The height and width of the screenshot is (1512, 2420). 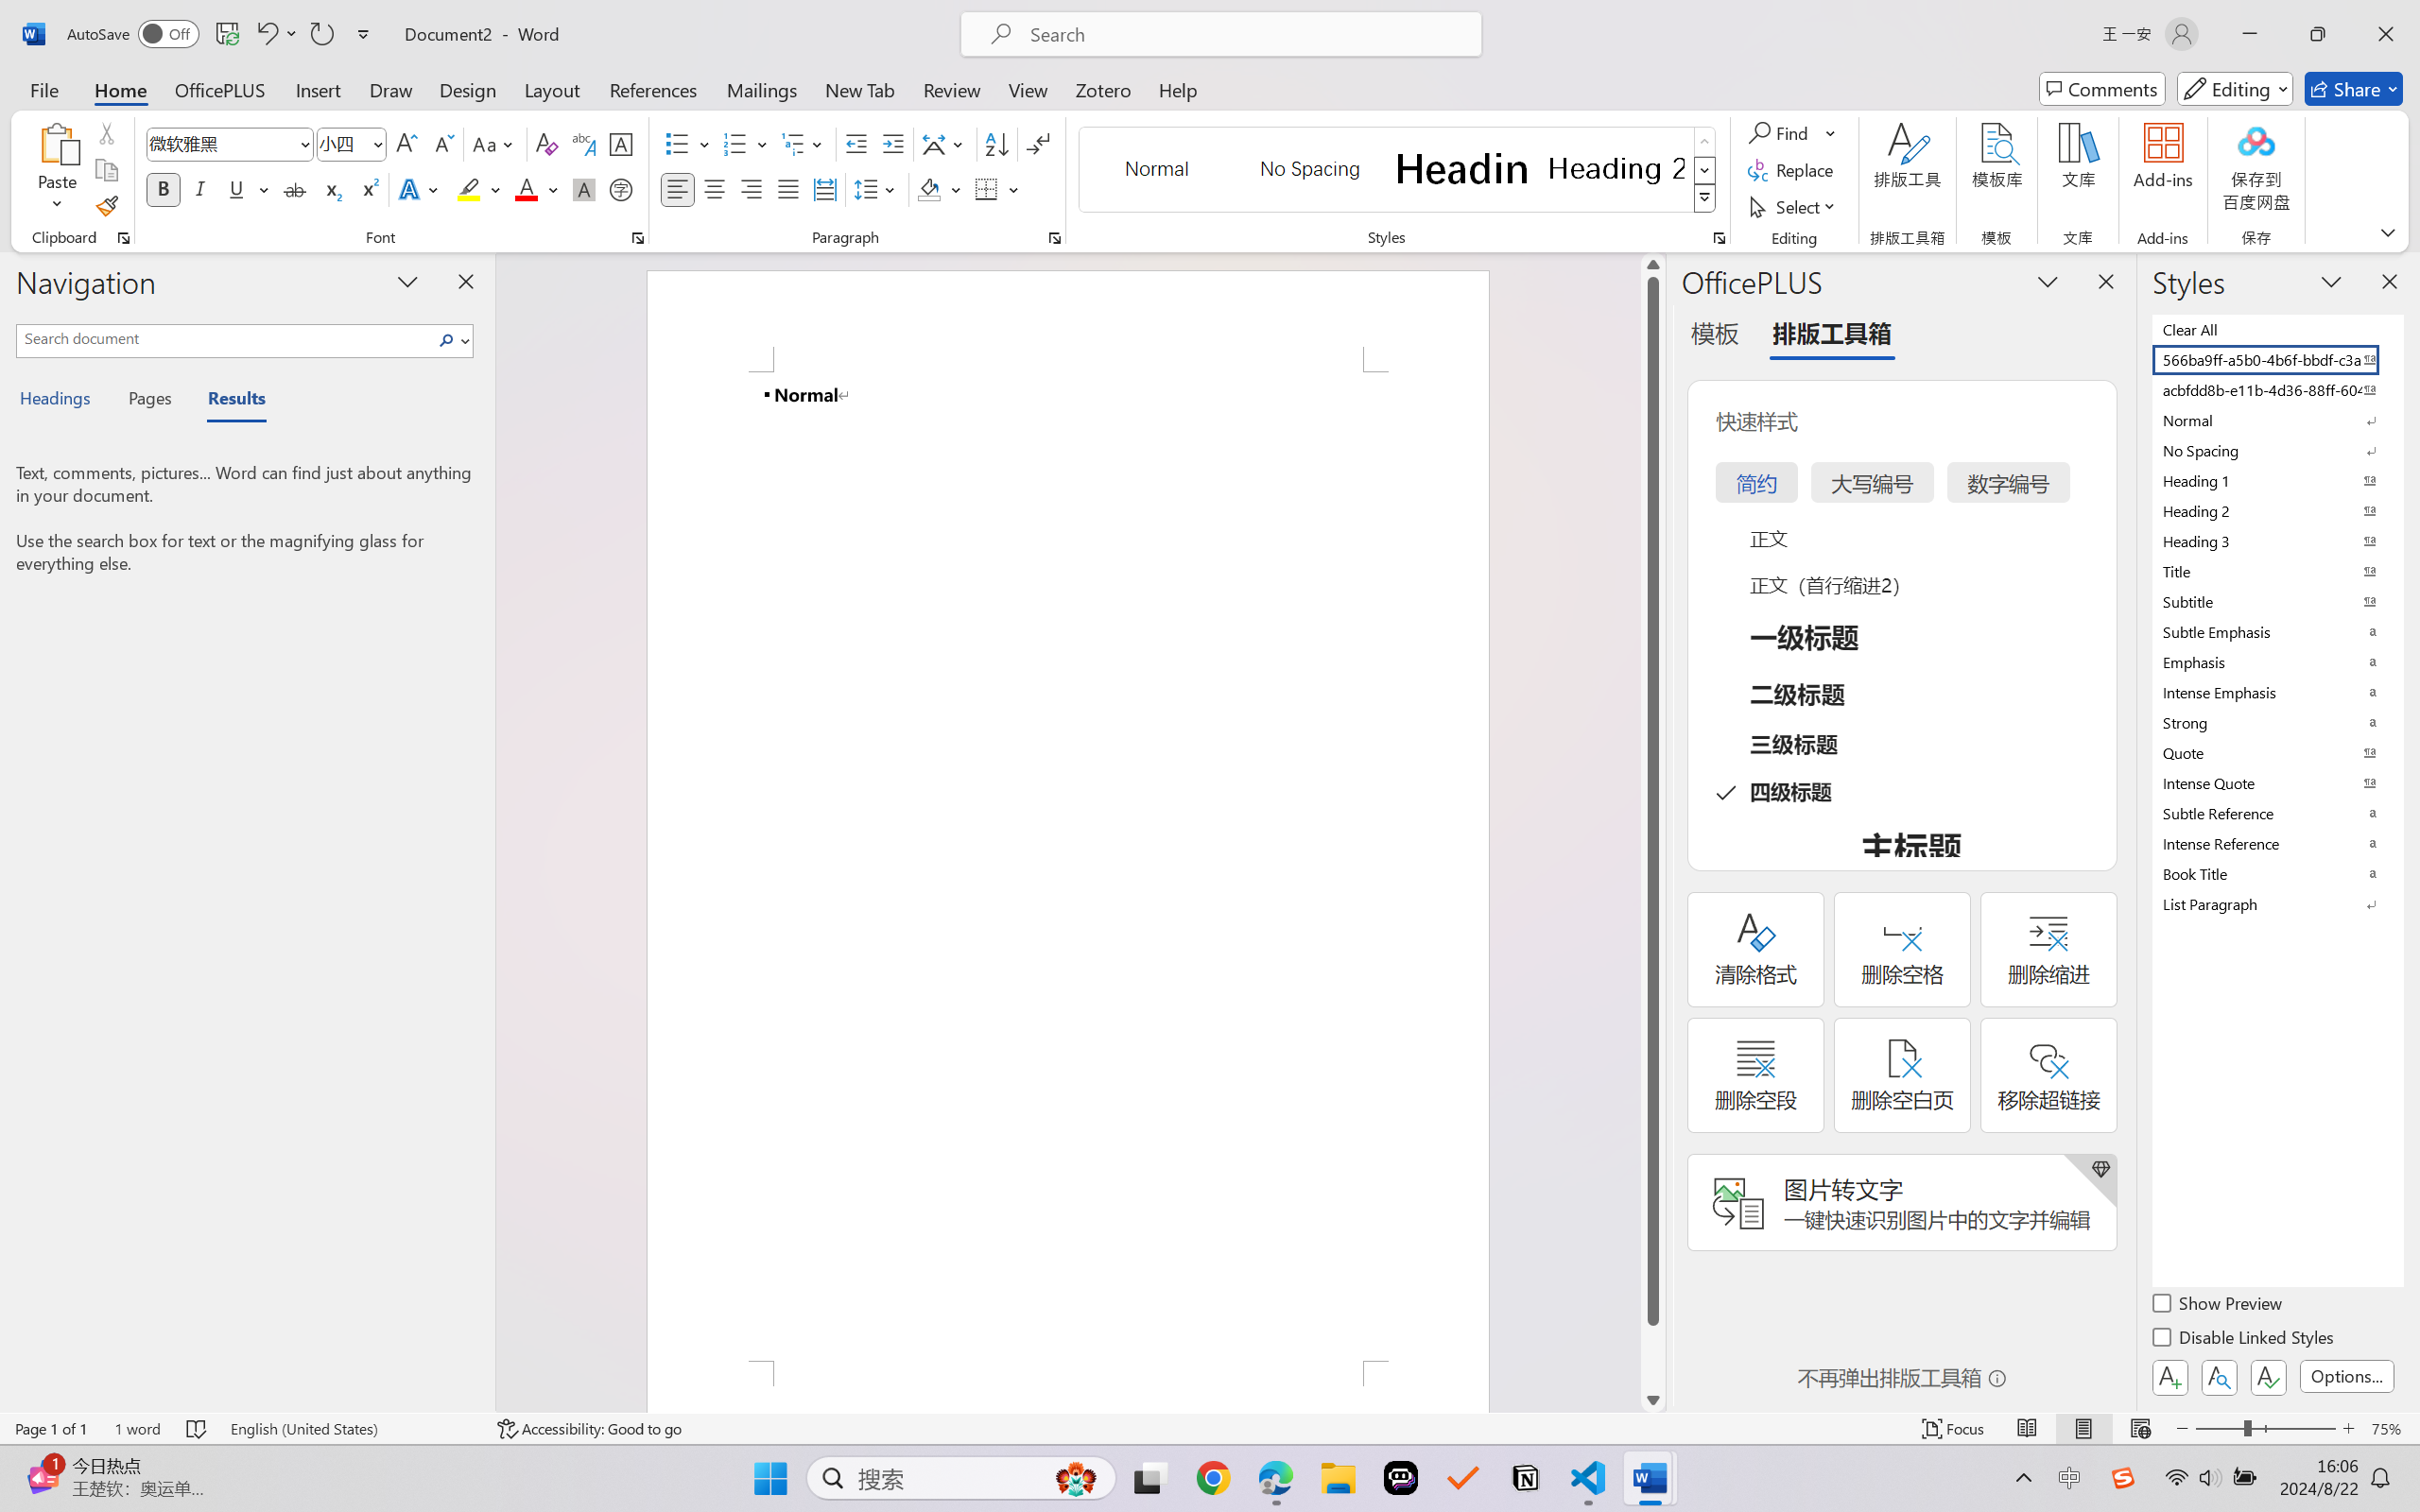 I want to click on 'Select', so click(x=1795, y=207).